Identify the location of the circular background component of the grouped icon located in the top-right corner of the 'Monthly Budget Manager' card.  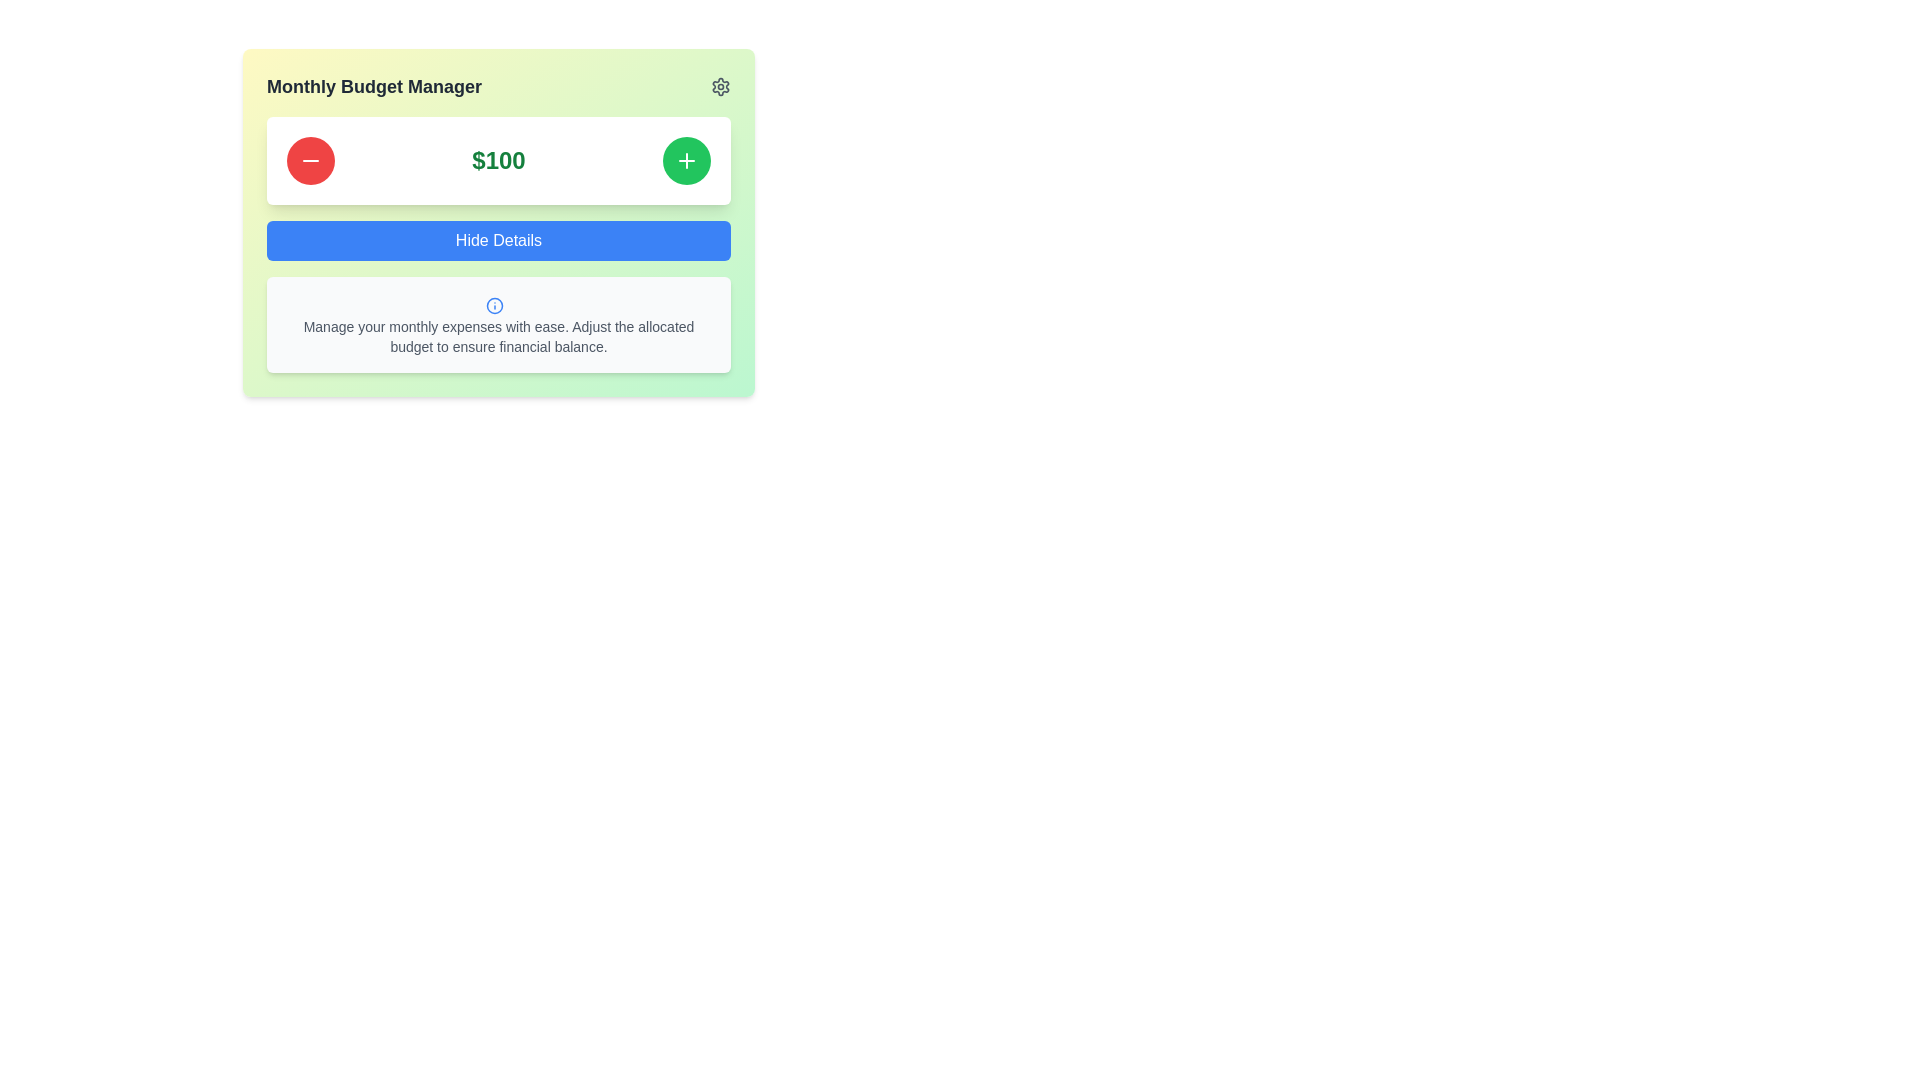
(494, 304).